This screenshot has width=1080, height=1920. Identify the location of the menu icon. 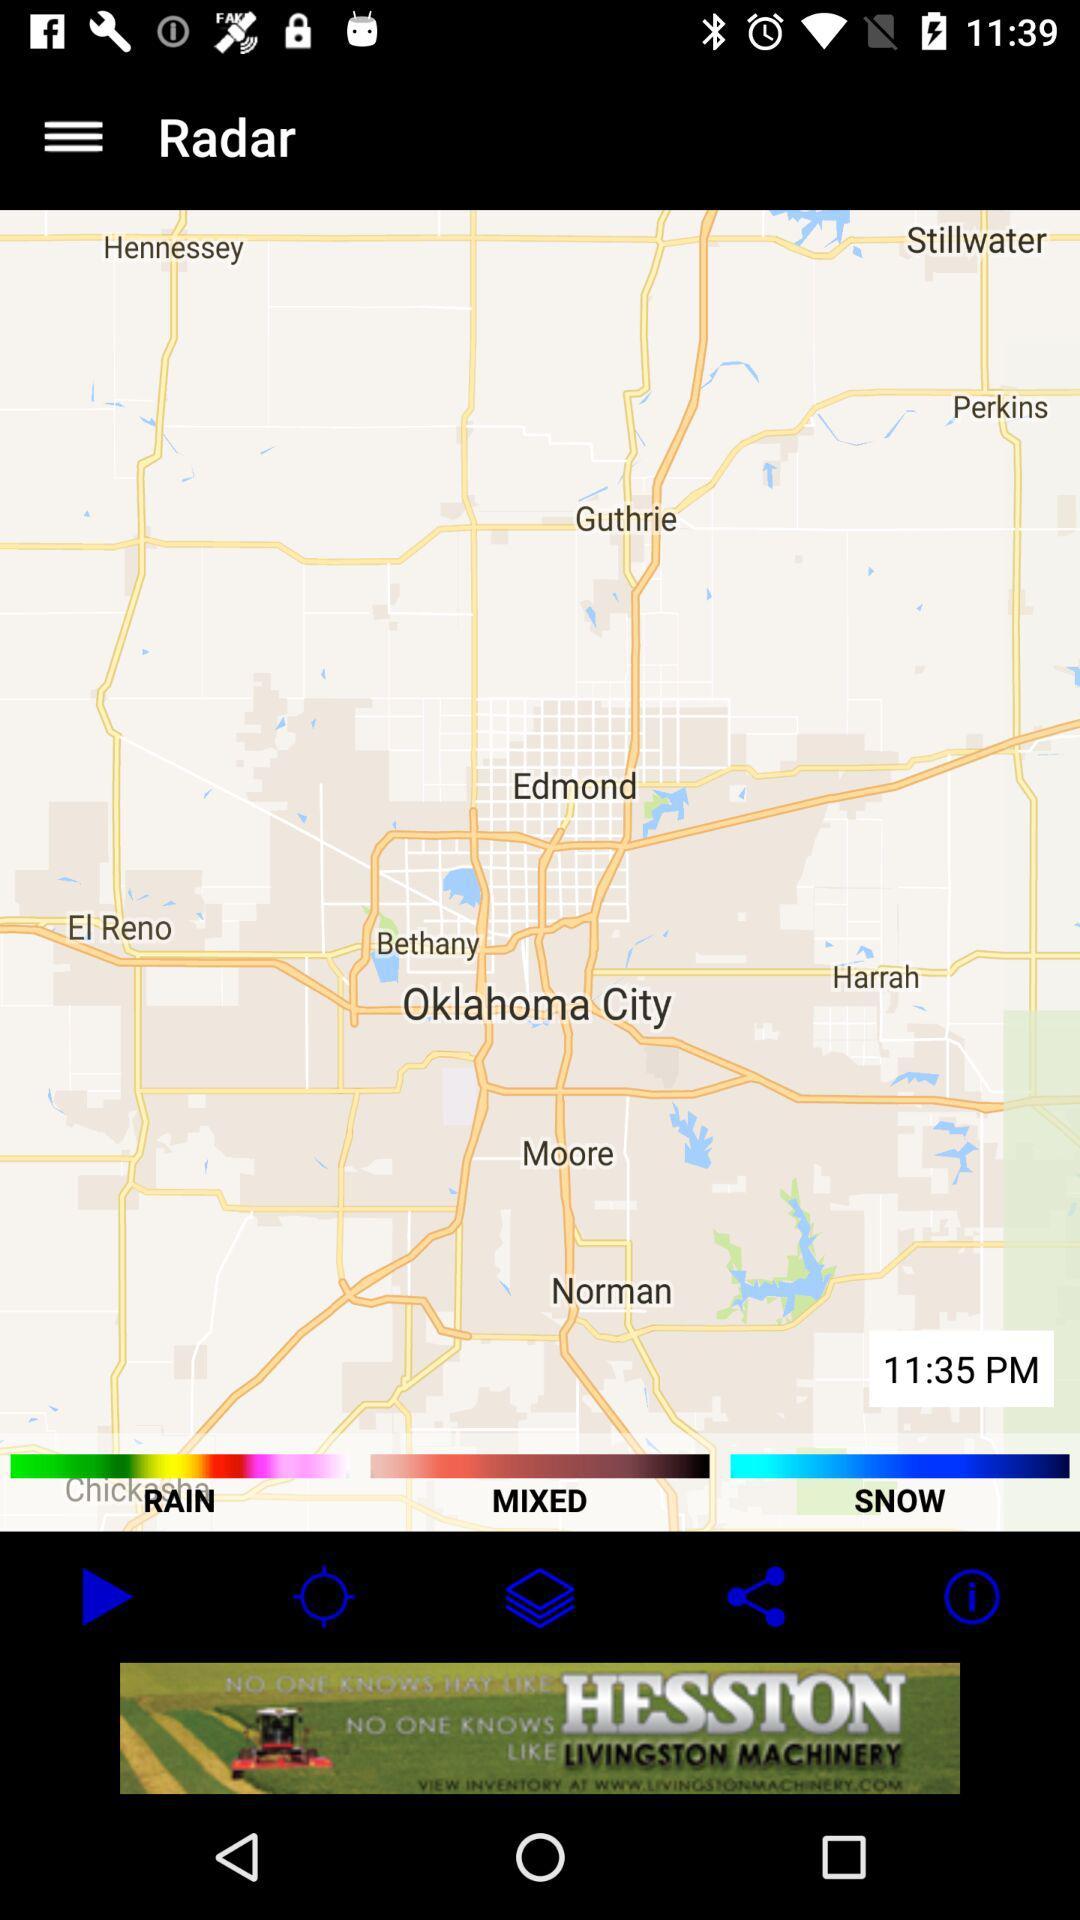
(72, 135).